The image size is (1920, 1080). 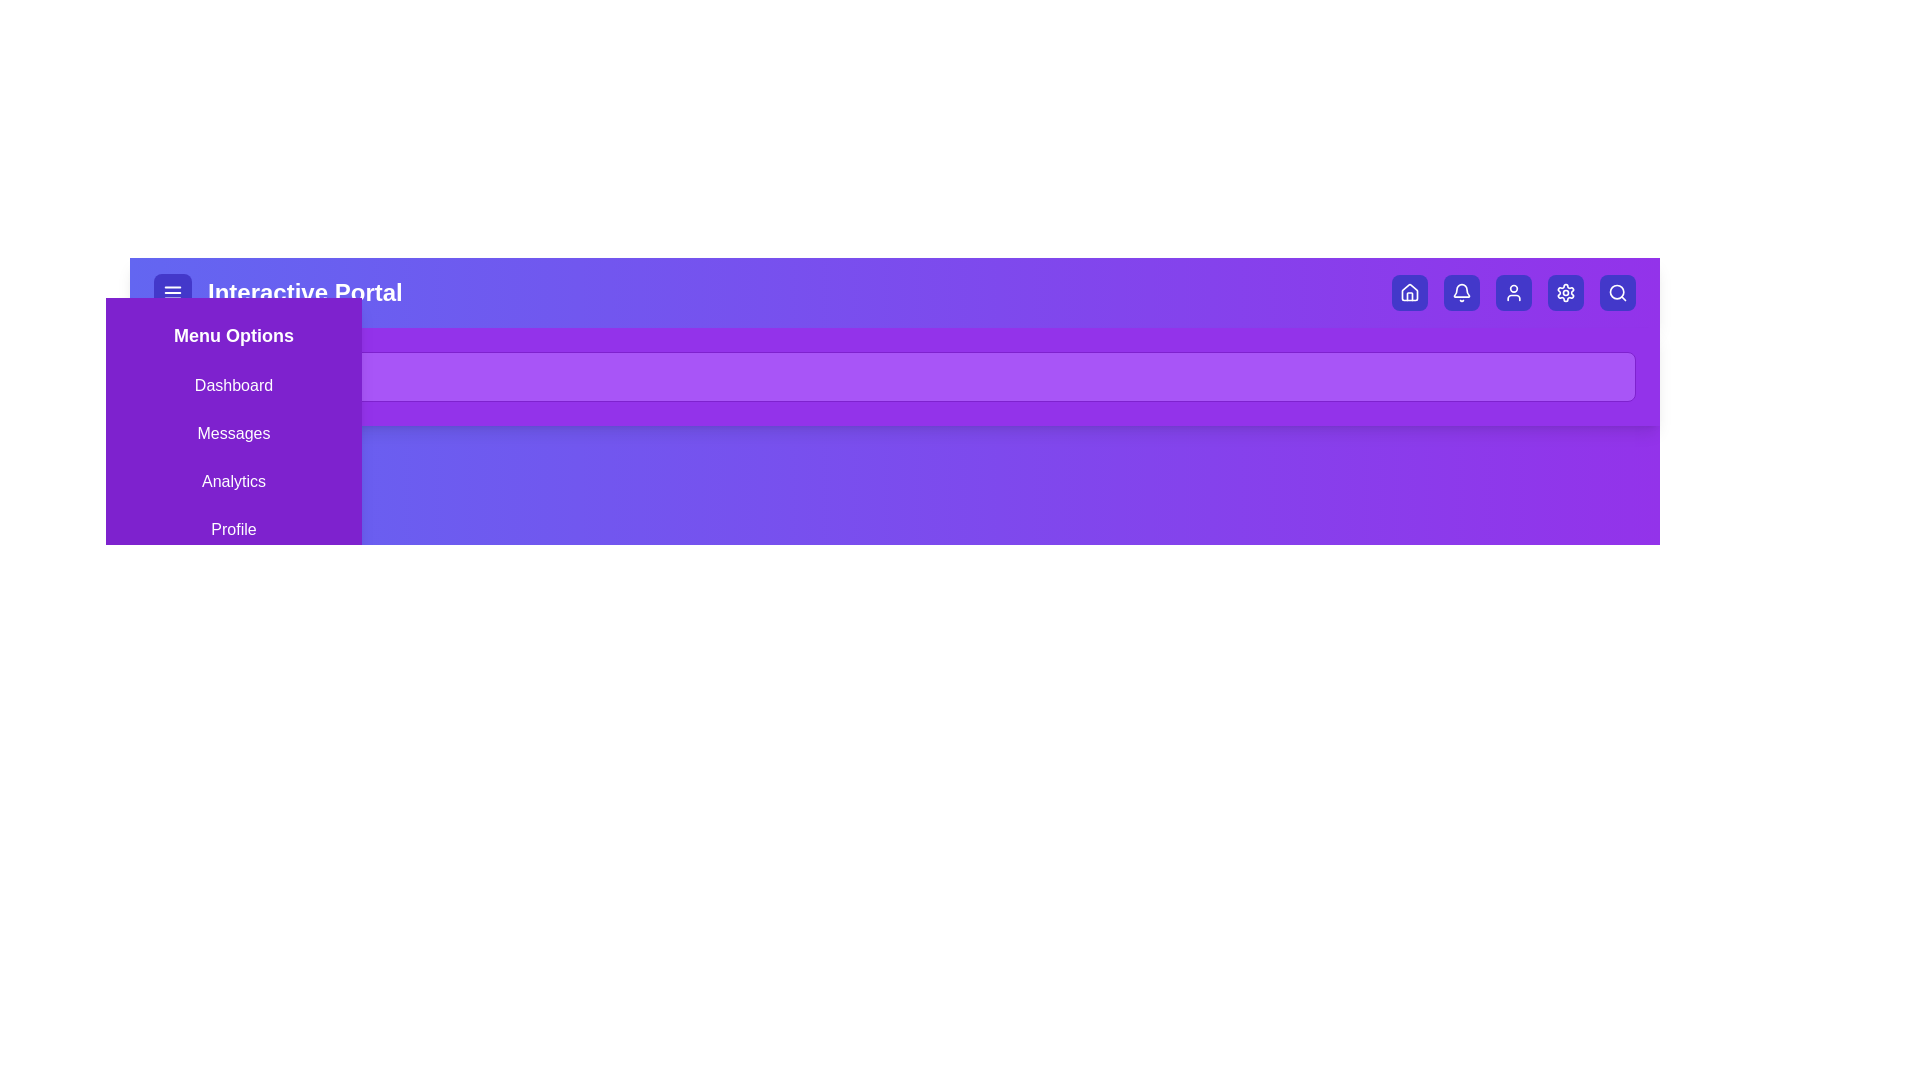 I want to click on the search button to toggle the search bar visibility, so click(x=1617, y=293).